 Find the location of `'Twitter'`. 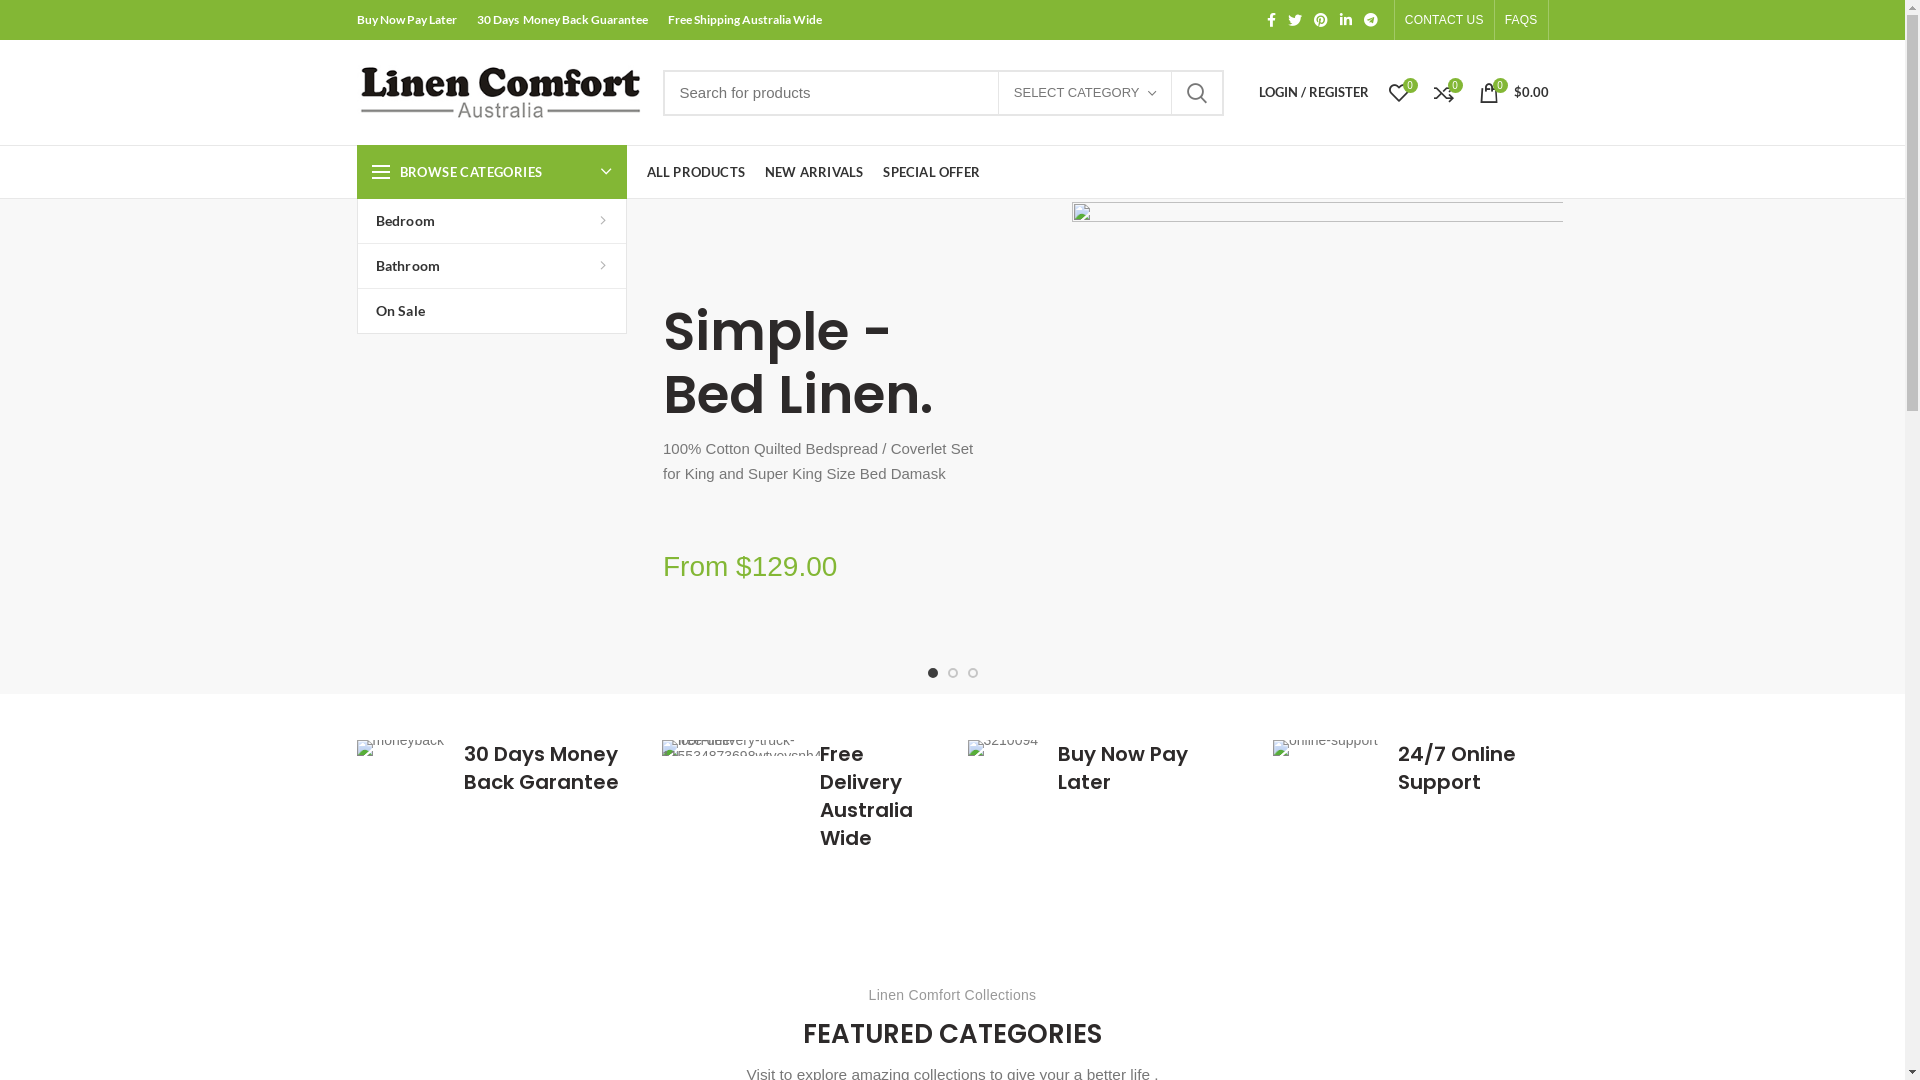

'Twitter' is located at coordinates (1295, 19).